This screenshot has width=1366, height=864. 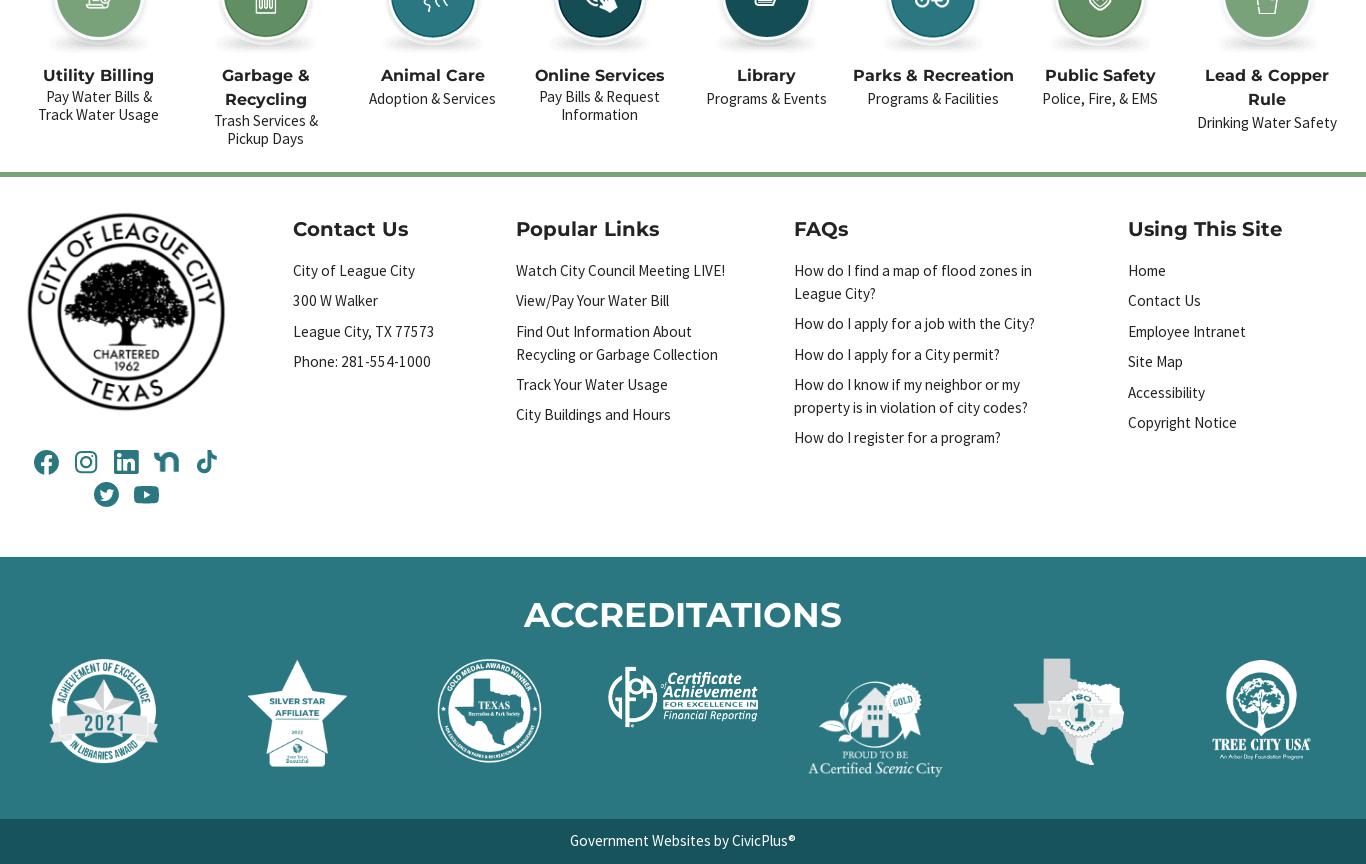 What do you see at coordinates (598, 75) in the screenshot?
I see `'Online Services'` at bounding box center [598, 75].